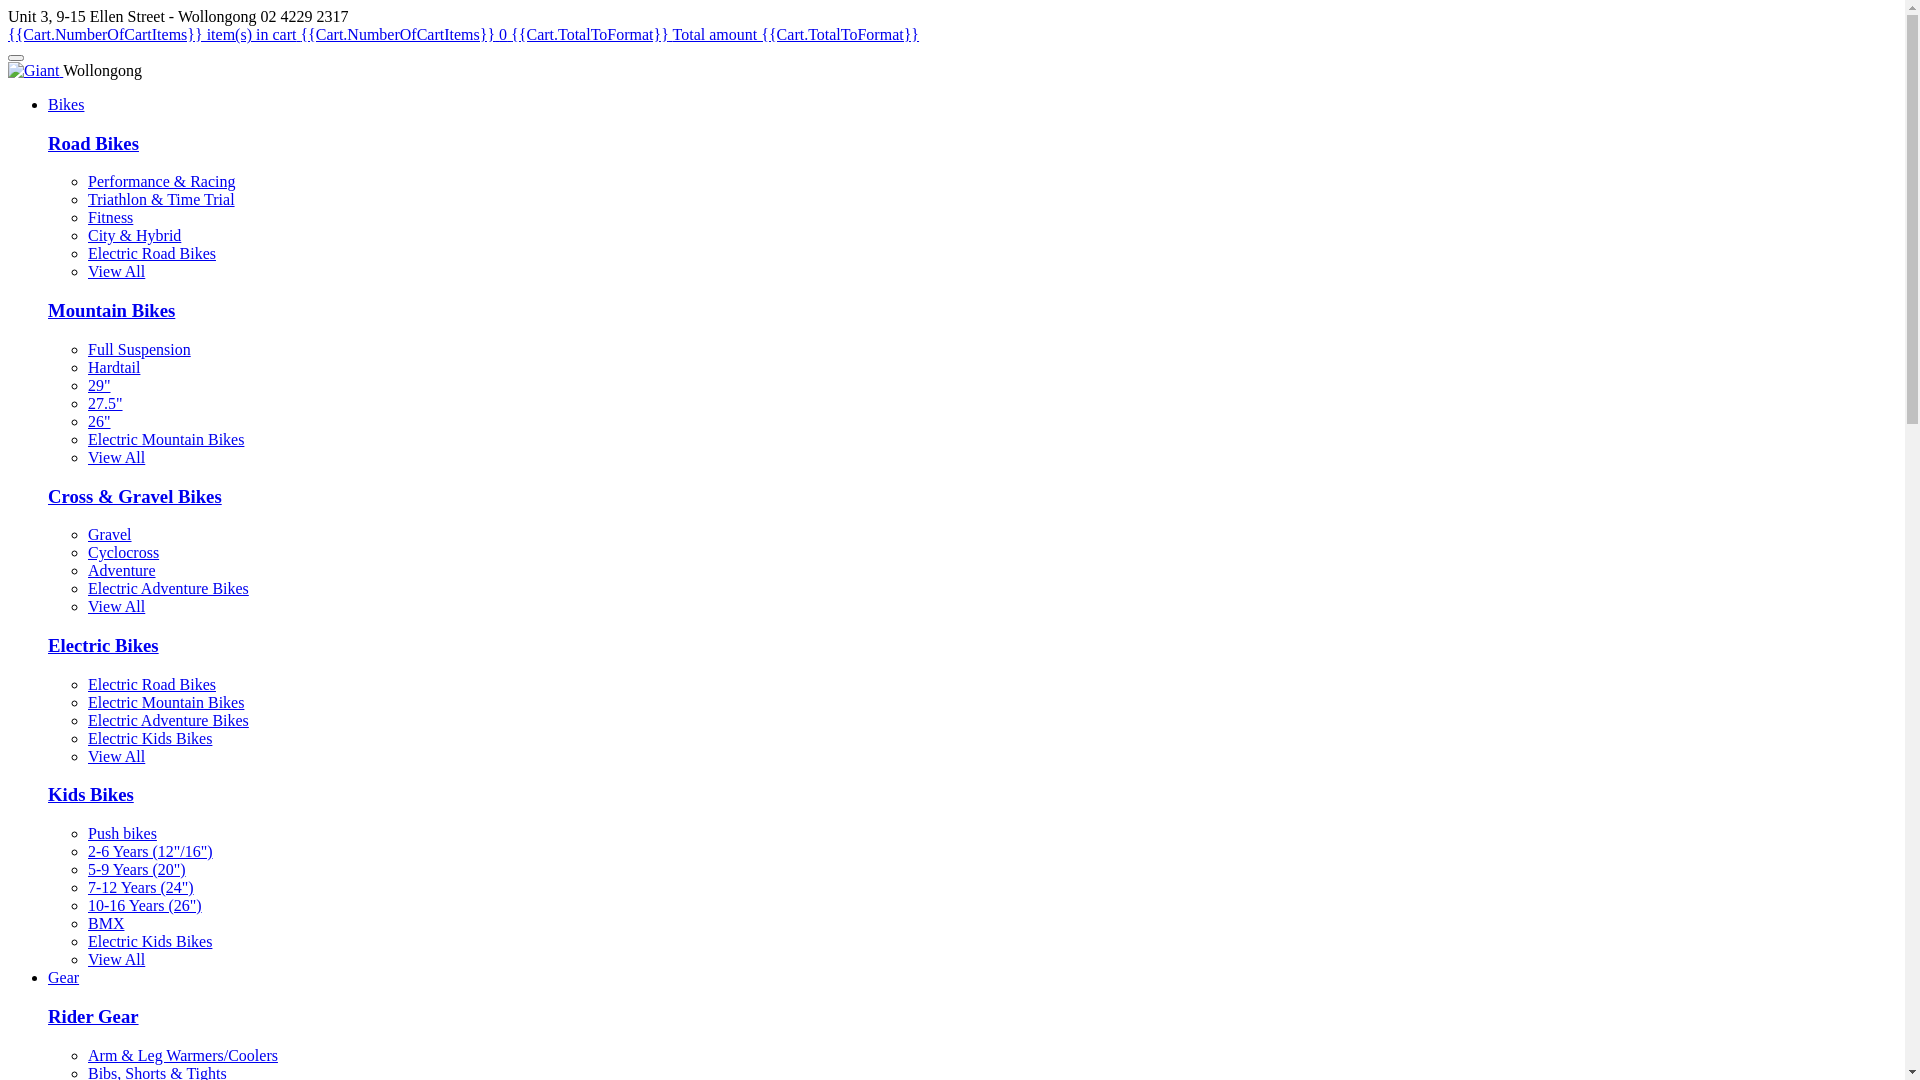  I want to click on 'Triathlon & Time Trial', so click(86, 199).